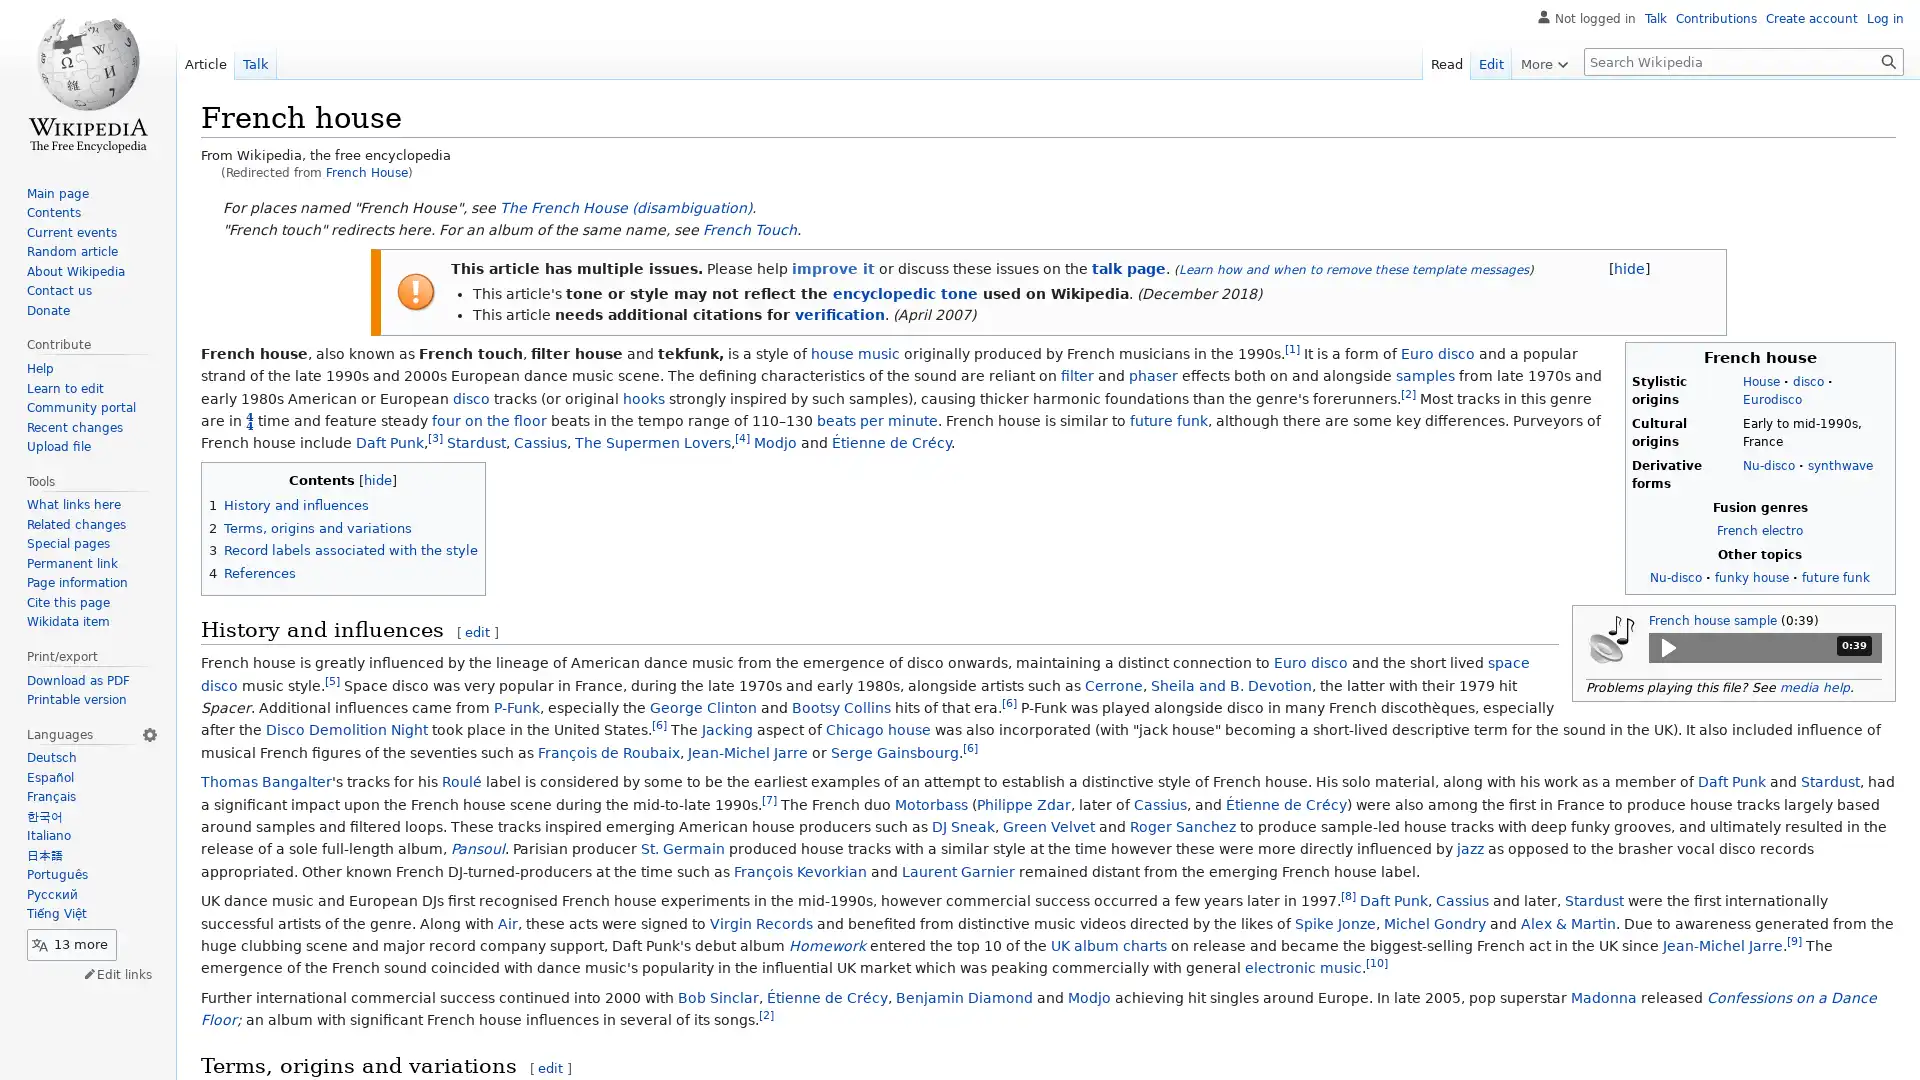  Describe the element at coordinates (148, 733) in the screenshot. I see `Language settings` at that location.